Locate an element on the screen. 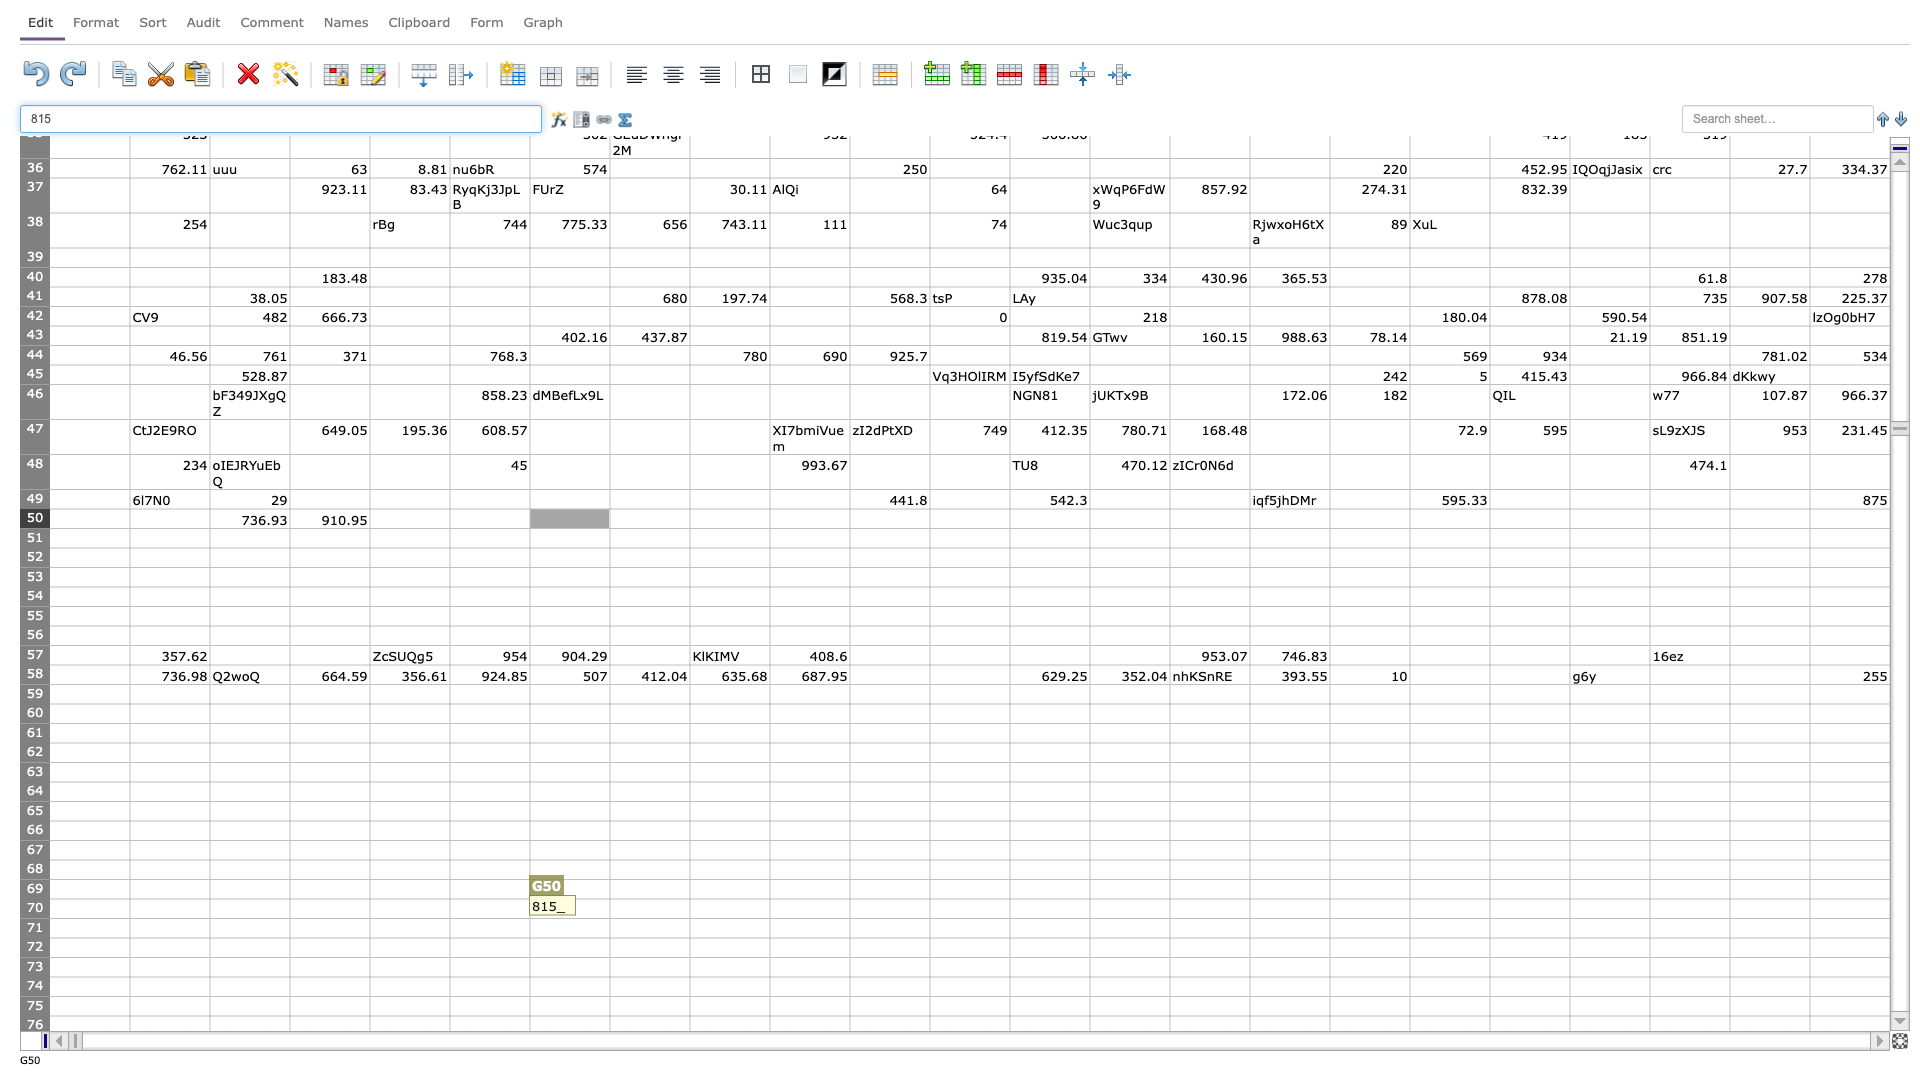 The image size is (1920, 1080). Lower right corner of cell J70 is located at coordinates (849, 918).